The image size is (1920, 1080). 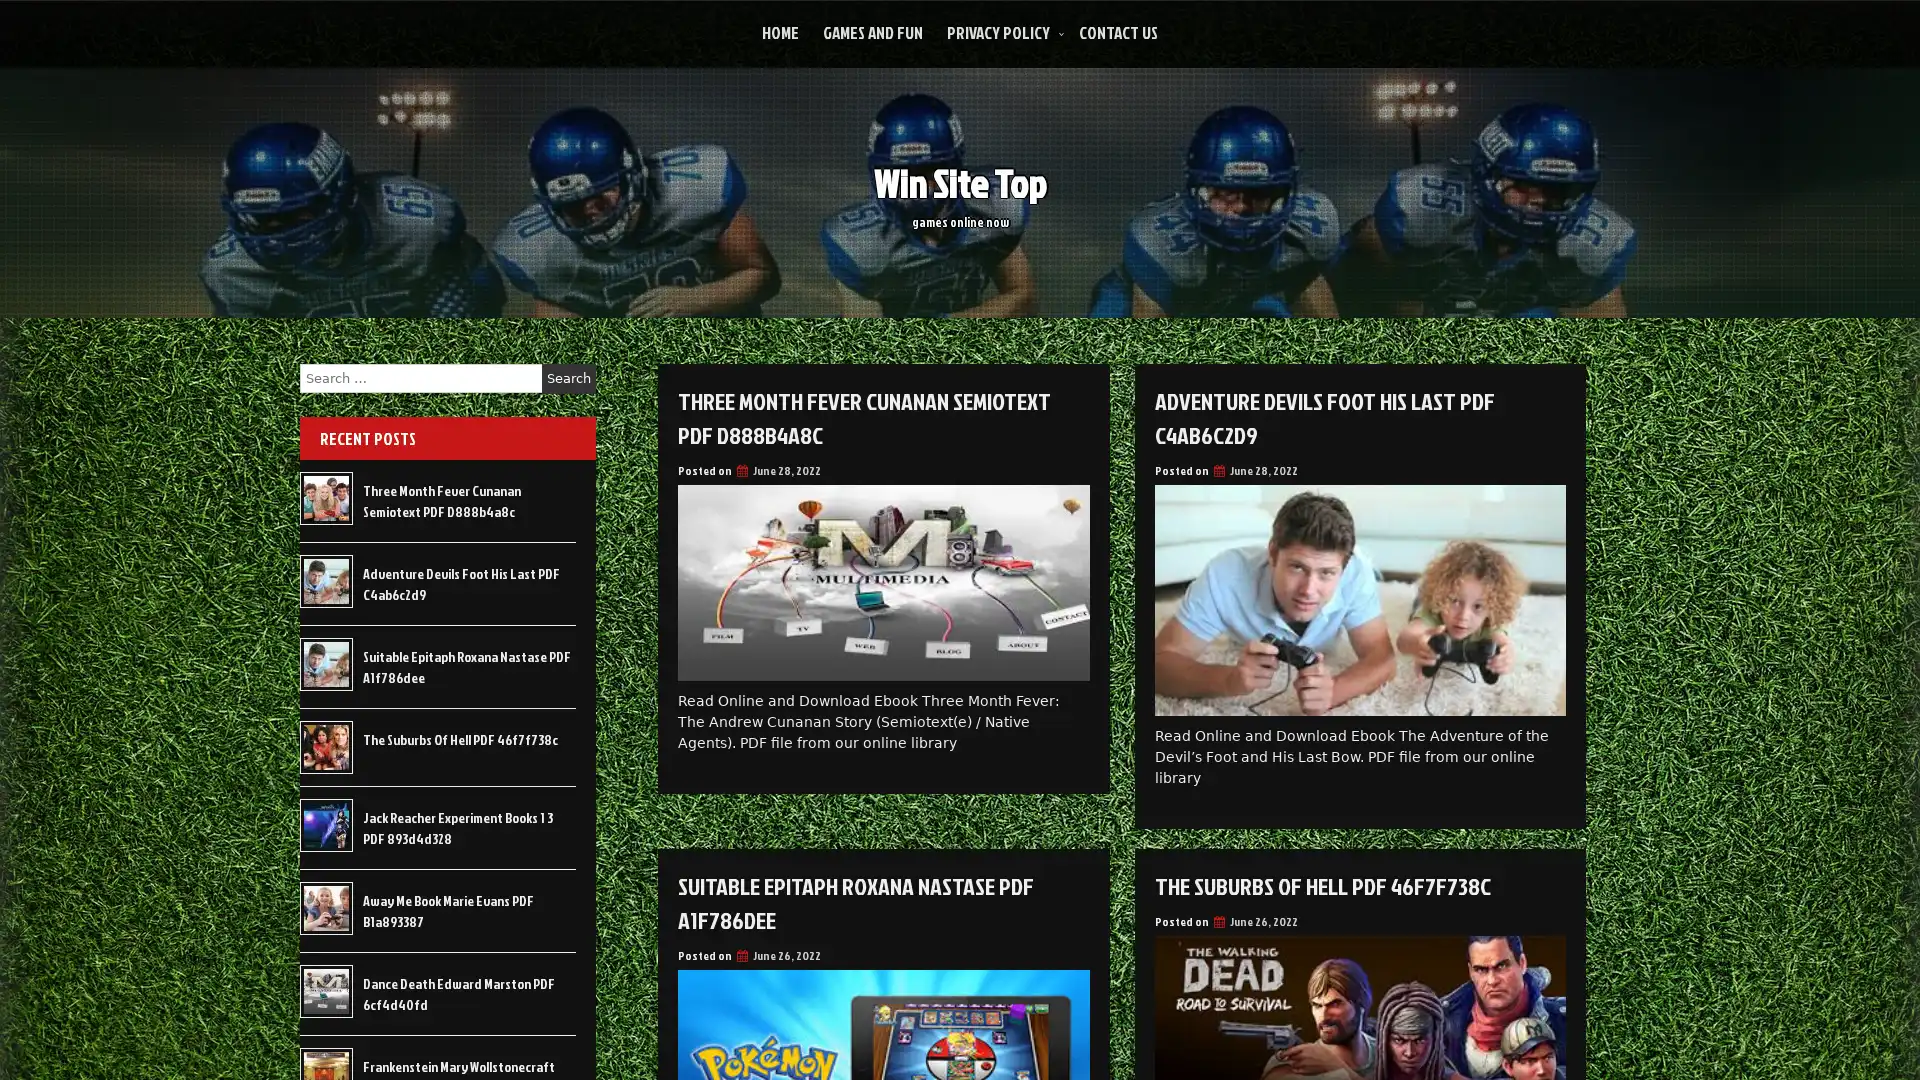 I want to click on Search, so click(x=568, y=378).